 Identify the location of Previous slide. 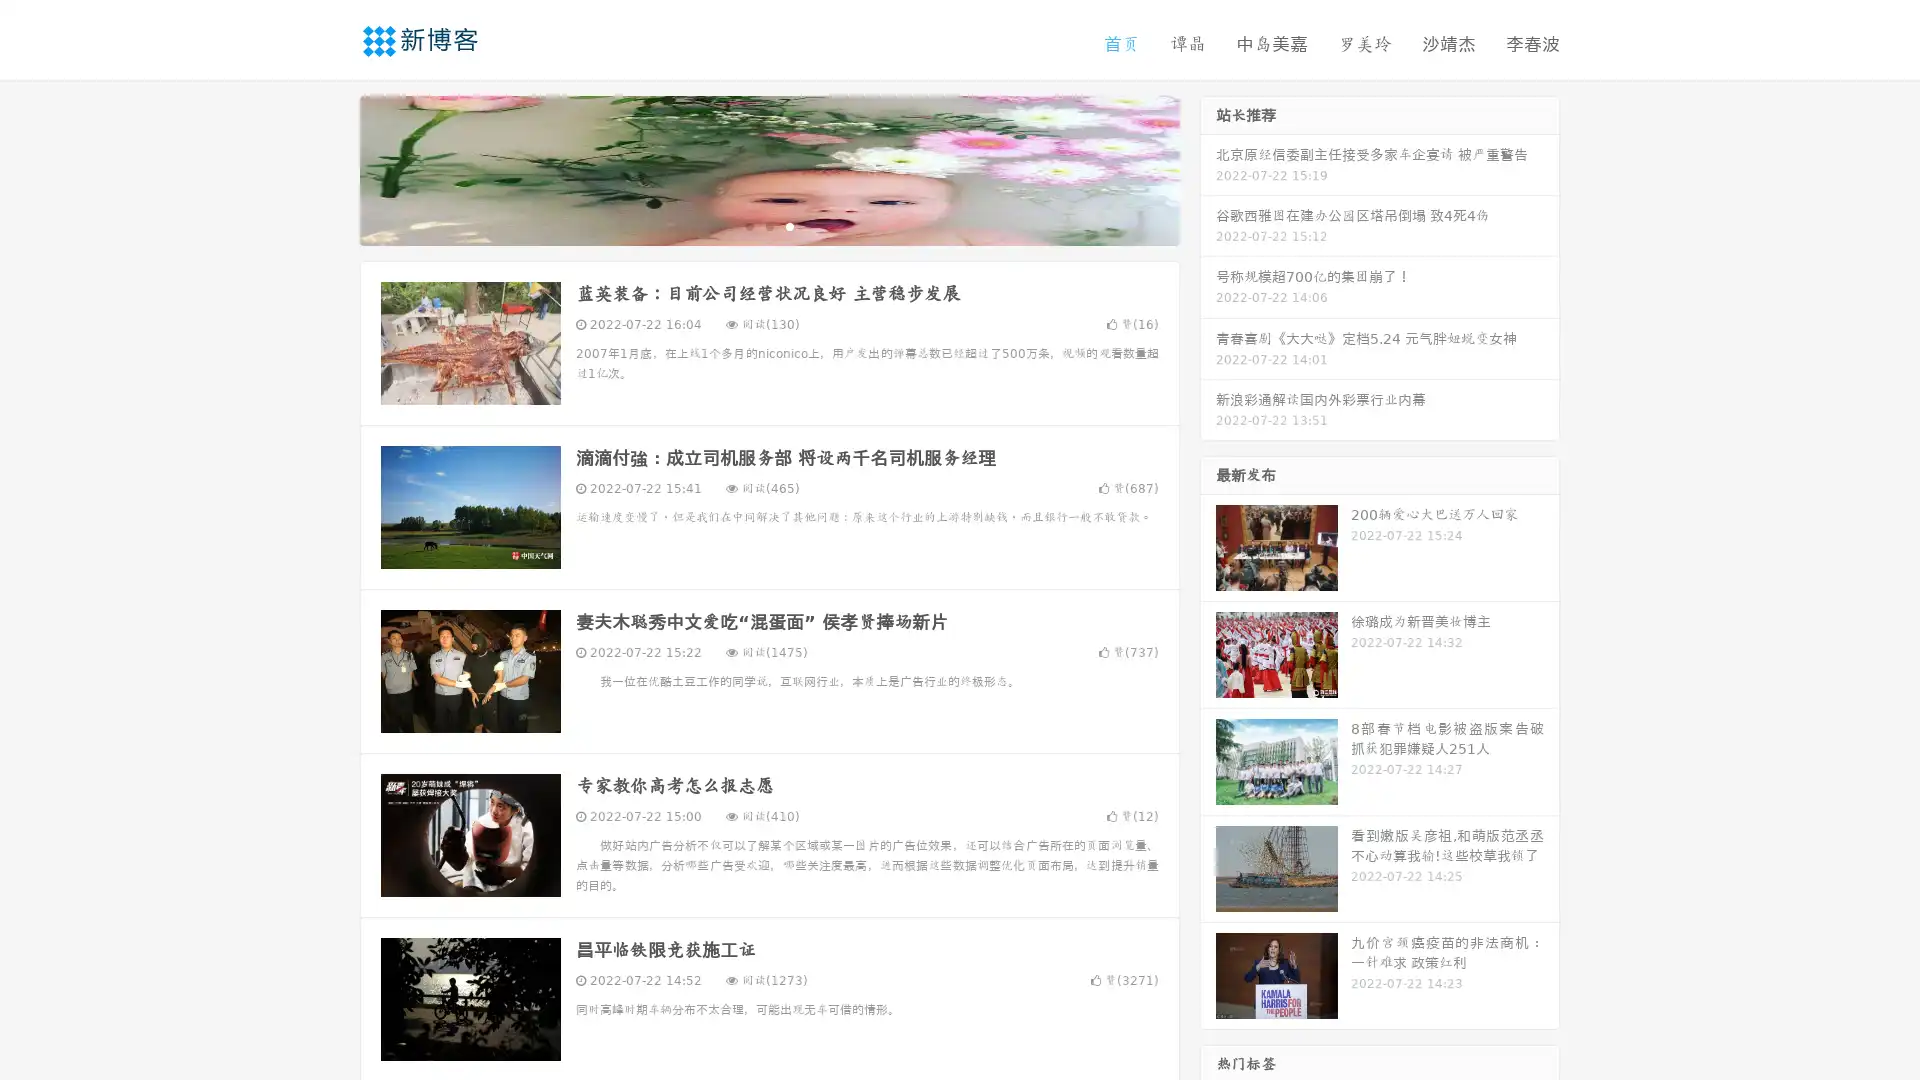
(330, 168).